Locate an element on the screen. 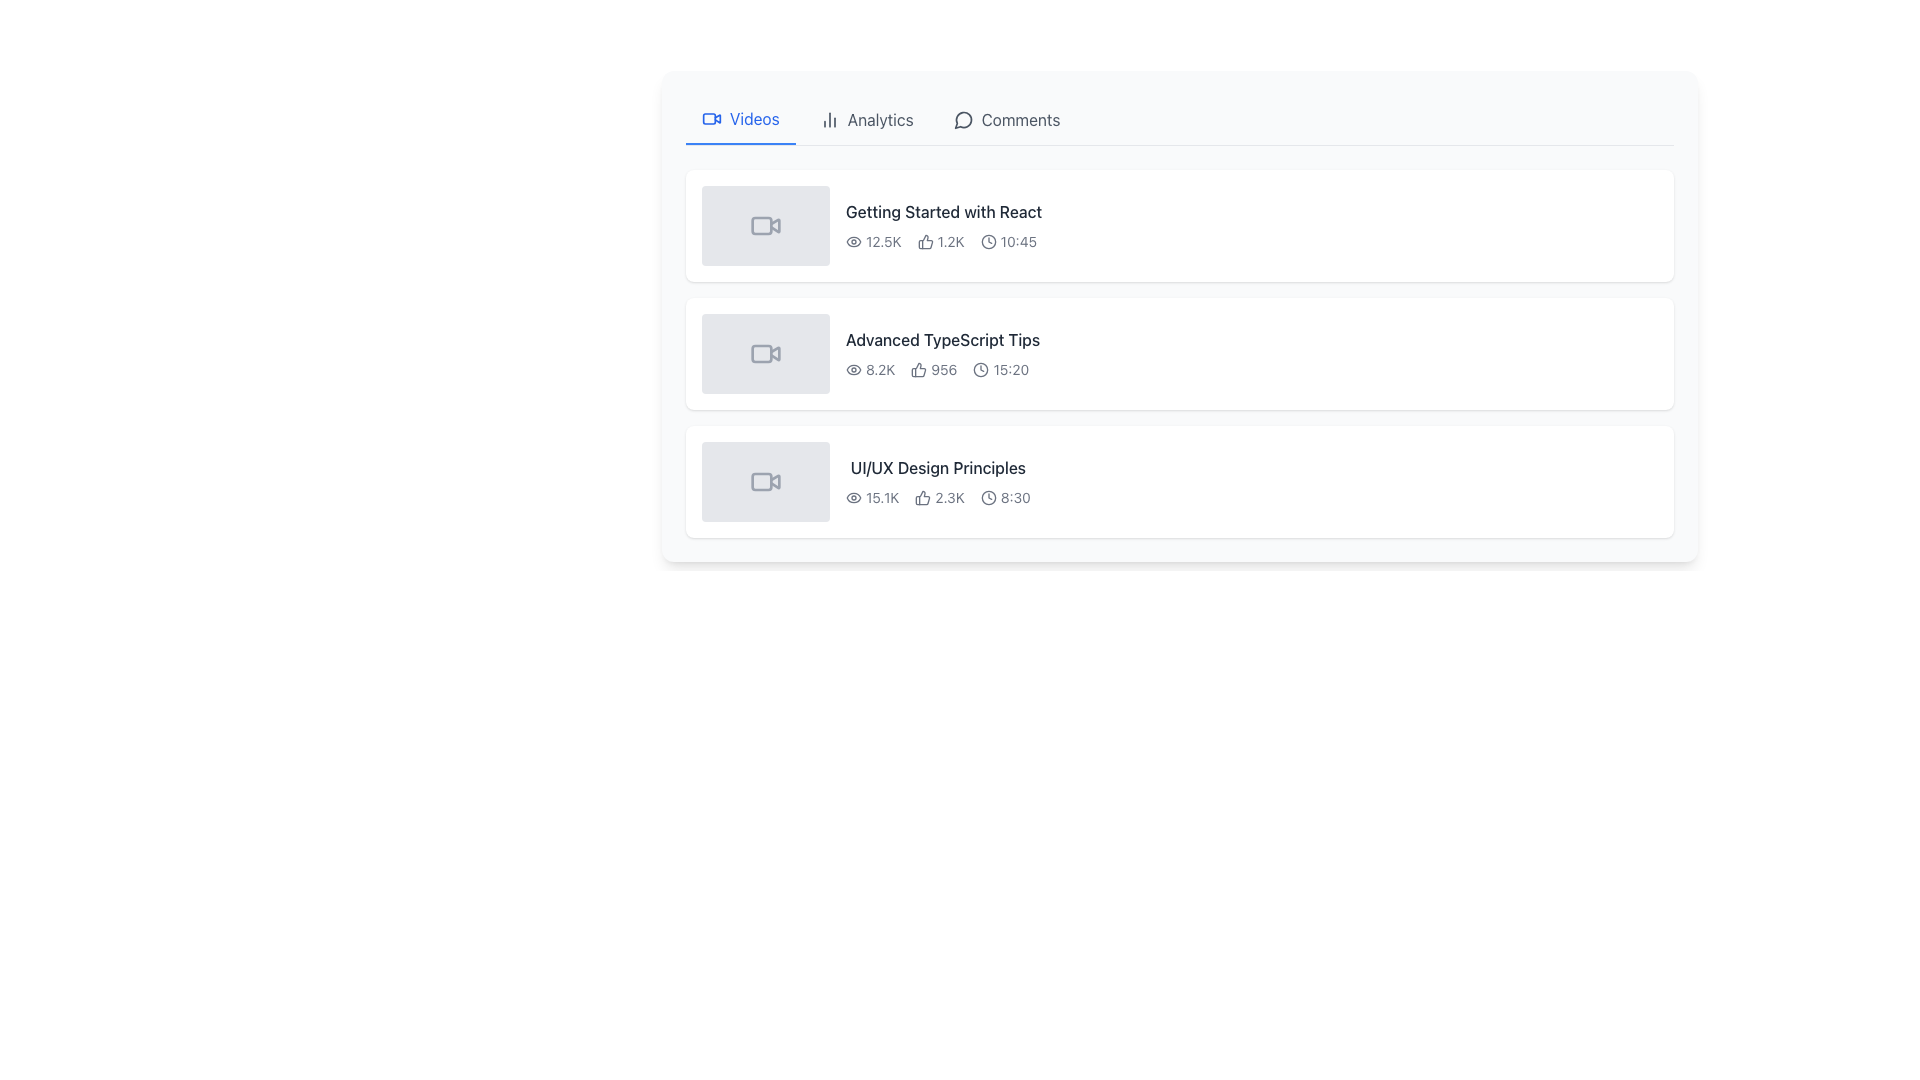  the metadata display element below the title 'Advanced TypeScript Tips' is located at coordinates (942, 370).